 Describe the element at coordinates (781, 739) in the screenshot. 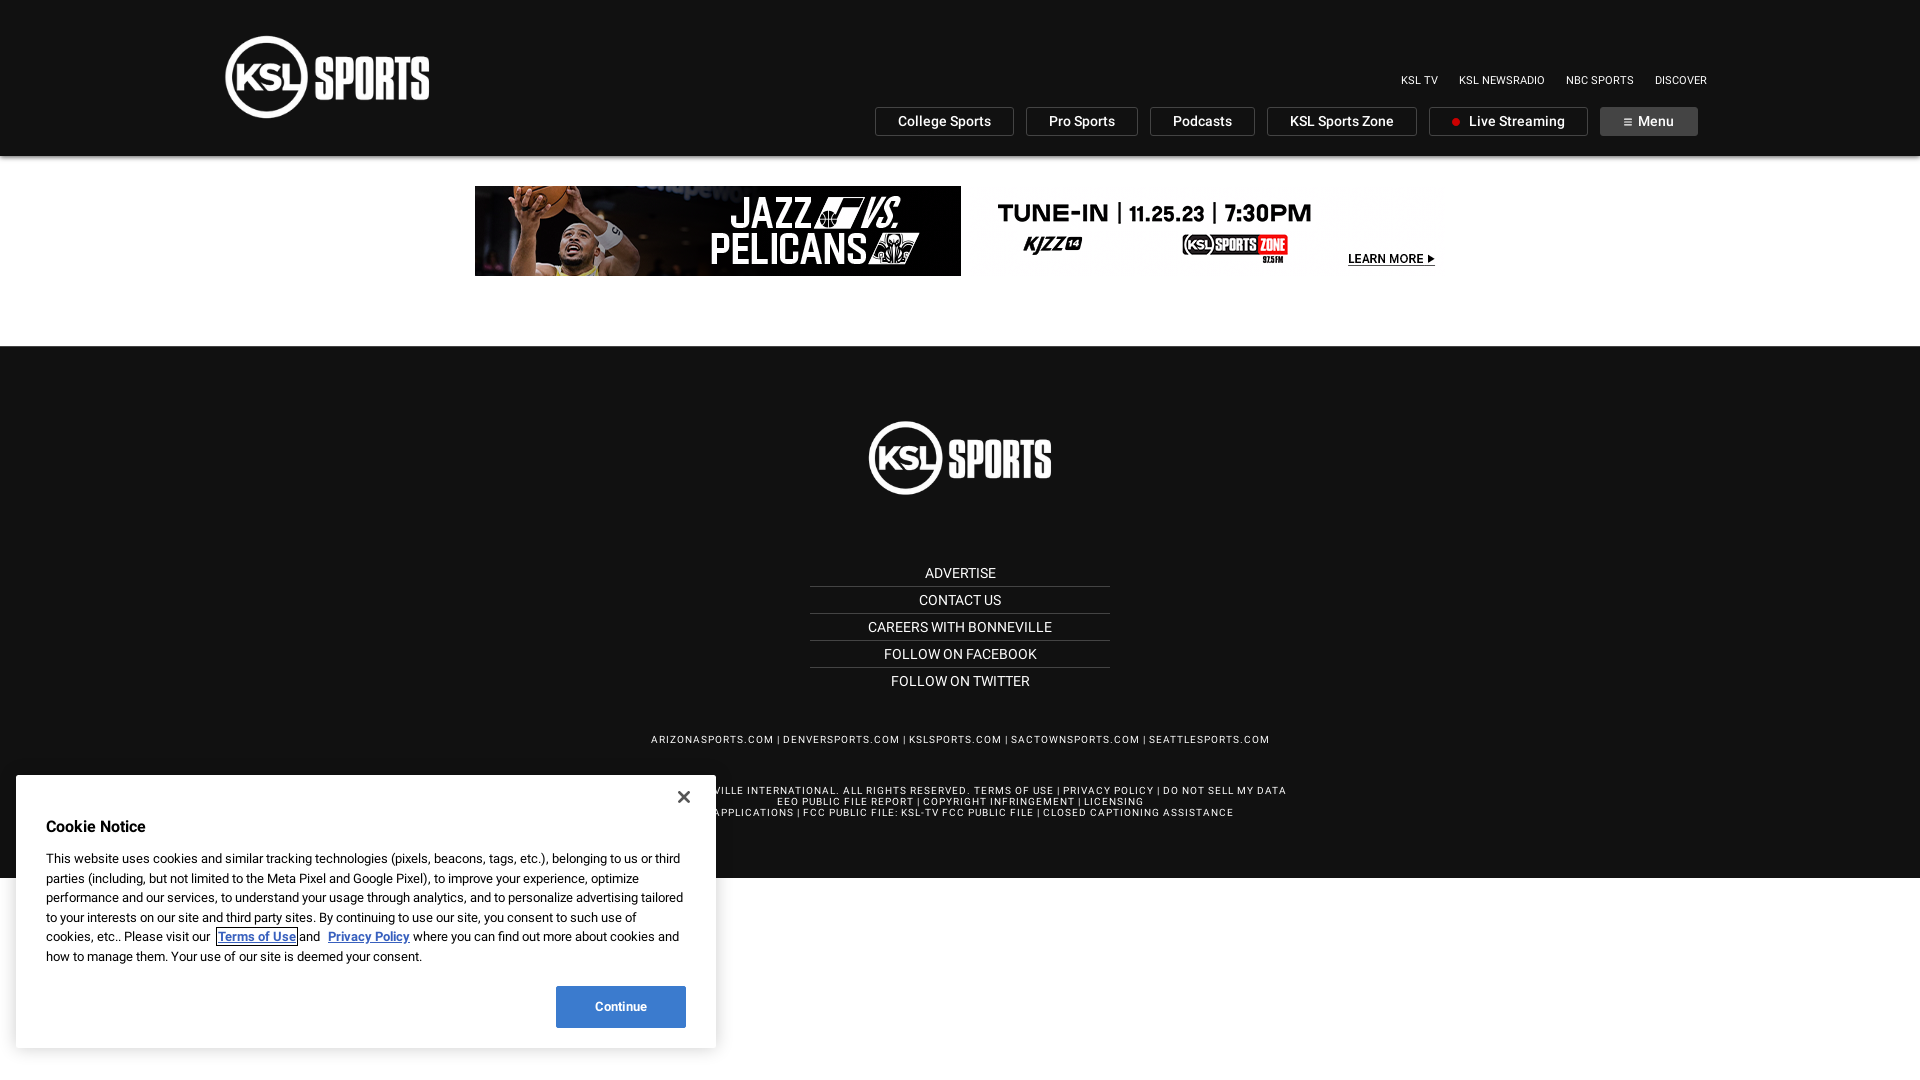

I see `'DENVERSPORTS.COM'` at that location.